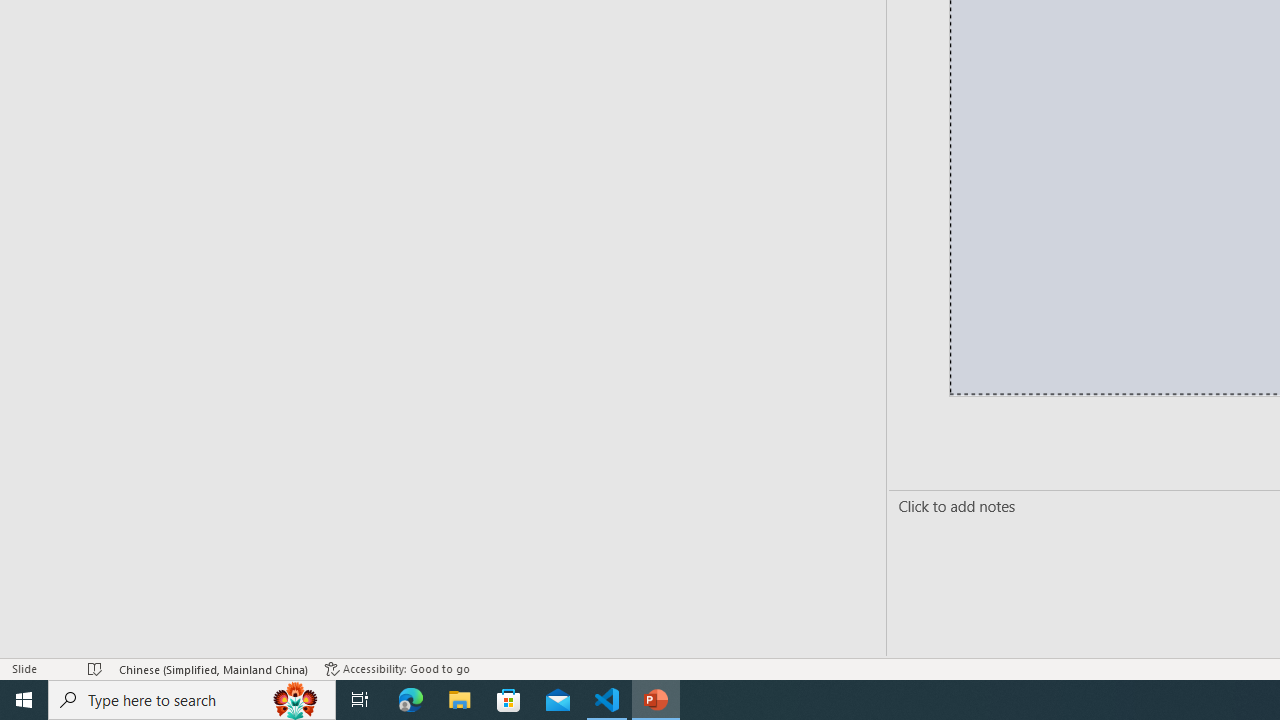 The height and width of the screenshot is (720, 1280). Describe the element at coordinates (397, 669) in the screenshot. I see `'Accessibility Checker Accessibility: Good to go'` at that location.